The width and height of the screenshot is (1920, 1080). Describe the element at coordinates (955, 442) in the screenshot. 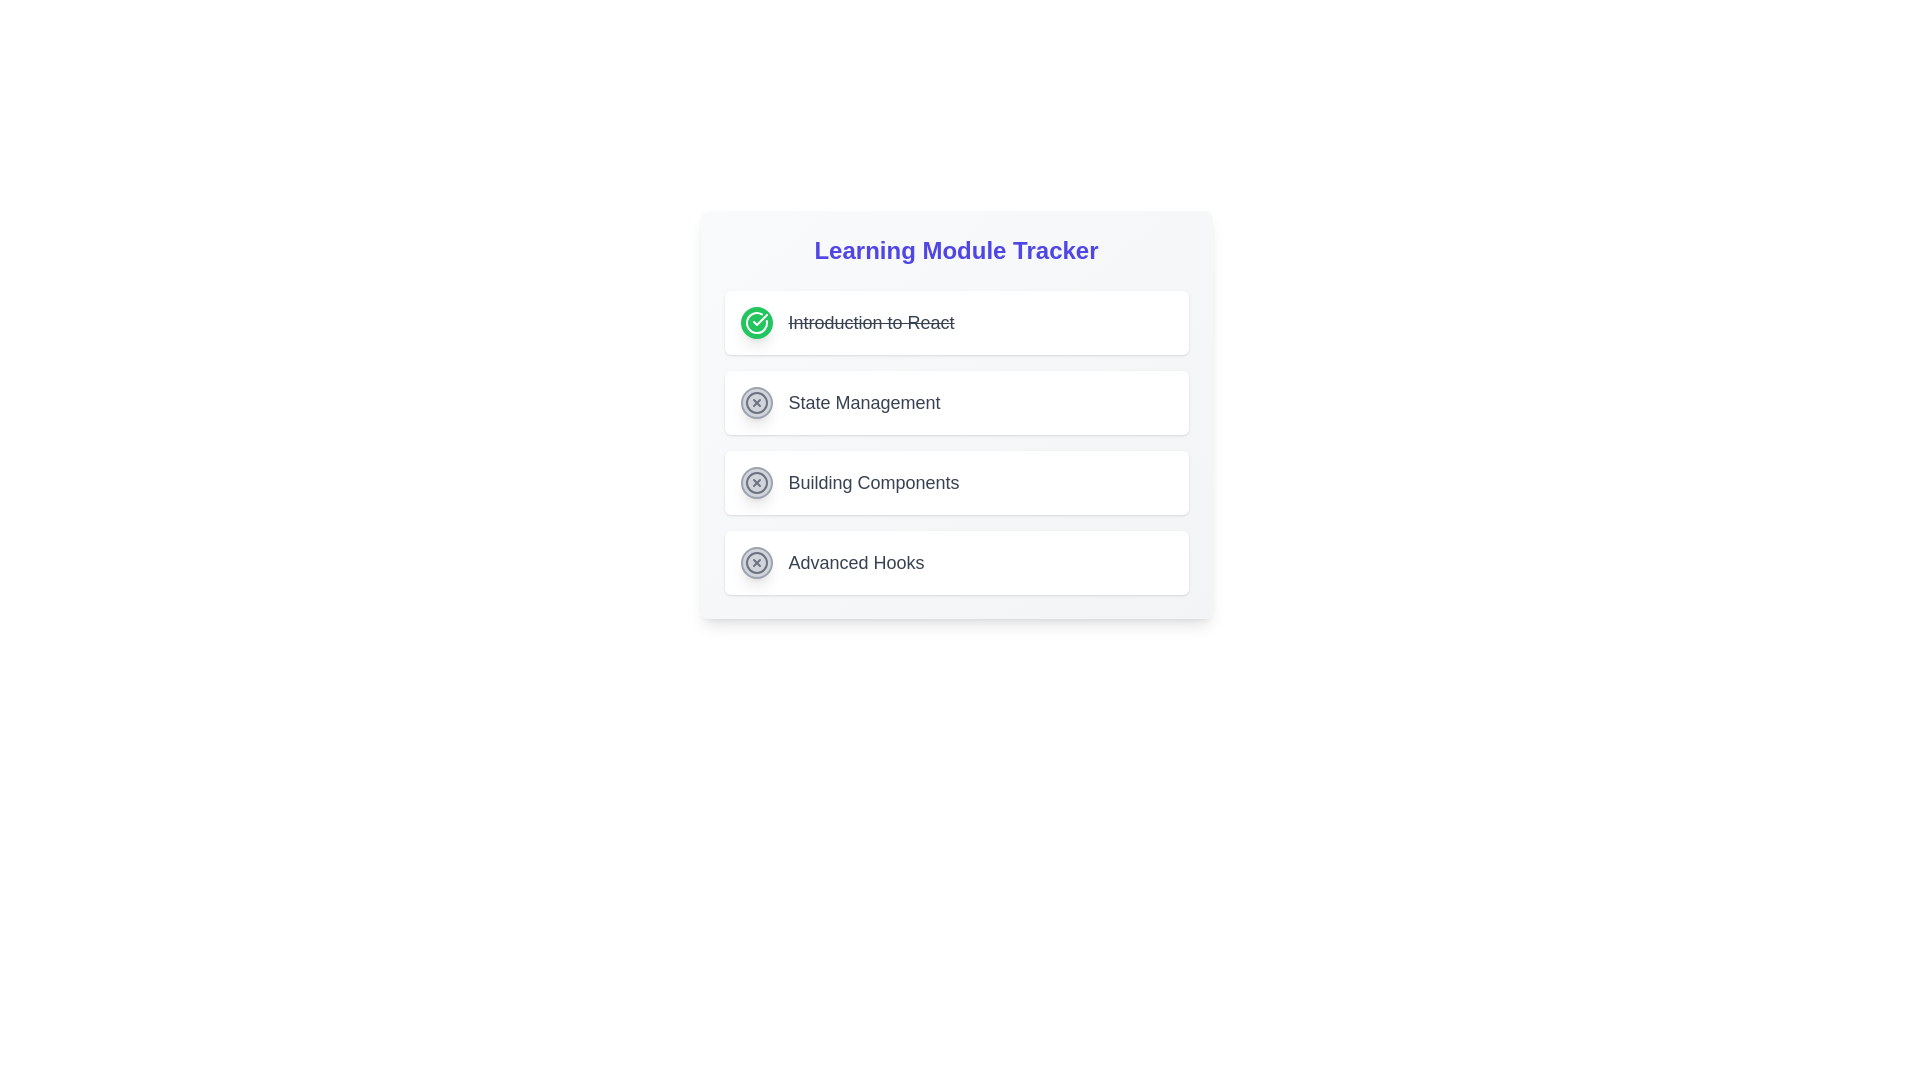

I see `the third module item in the course tracker labeled 'Building Components', which is part of a vertically stacked list under the title 'Learning Module Tracker'` at that location.